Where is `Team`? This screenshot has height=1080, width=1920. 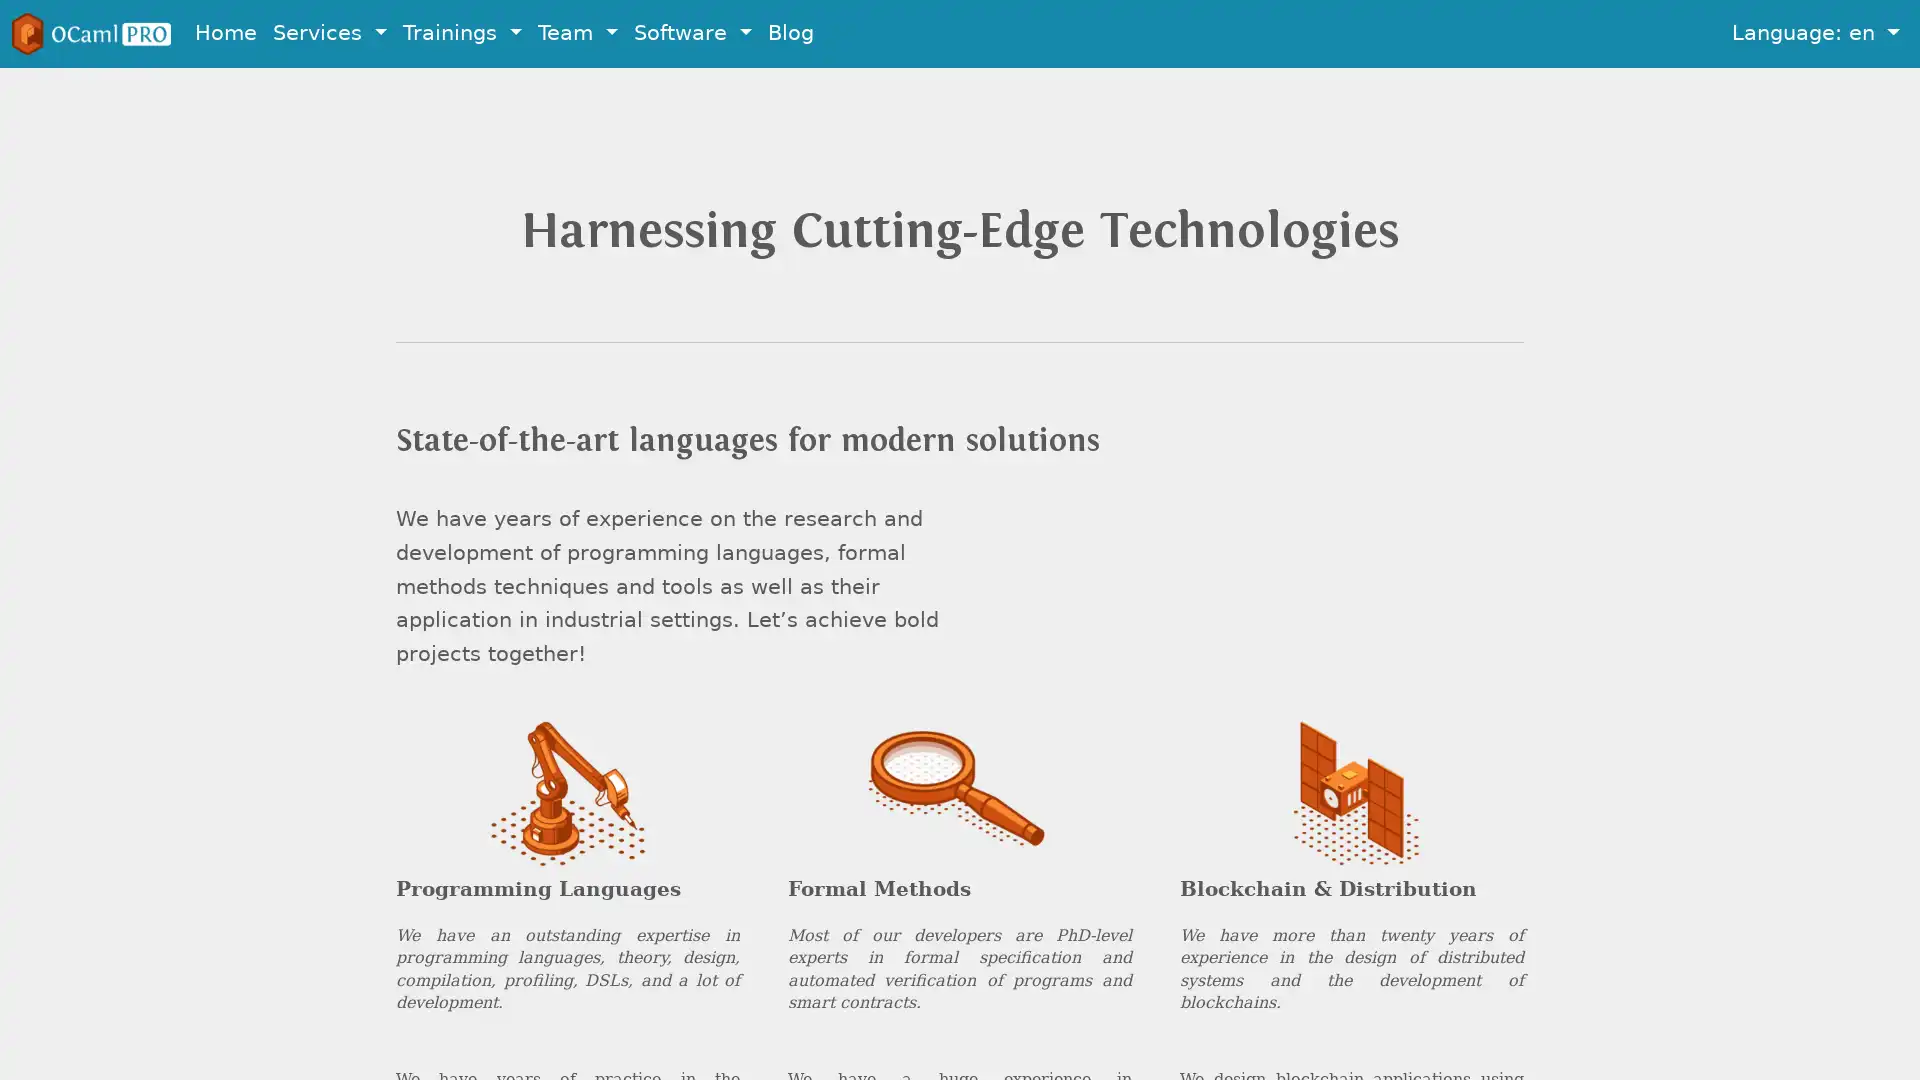 Team is located at coordinates (576, 33).